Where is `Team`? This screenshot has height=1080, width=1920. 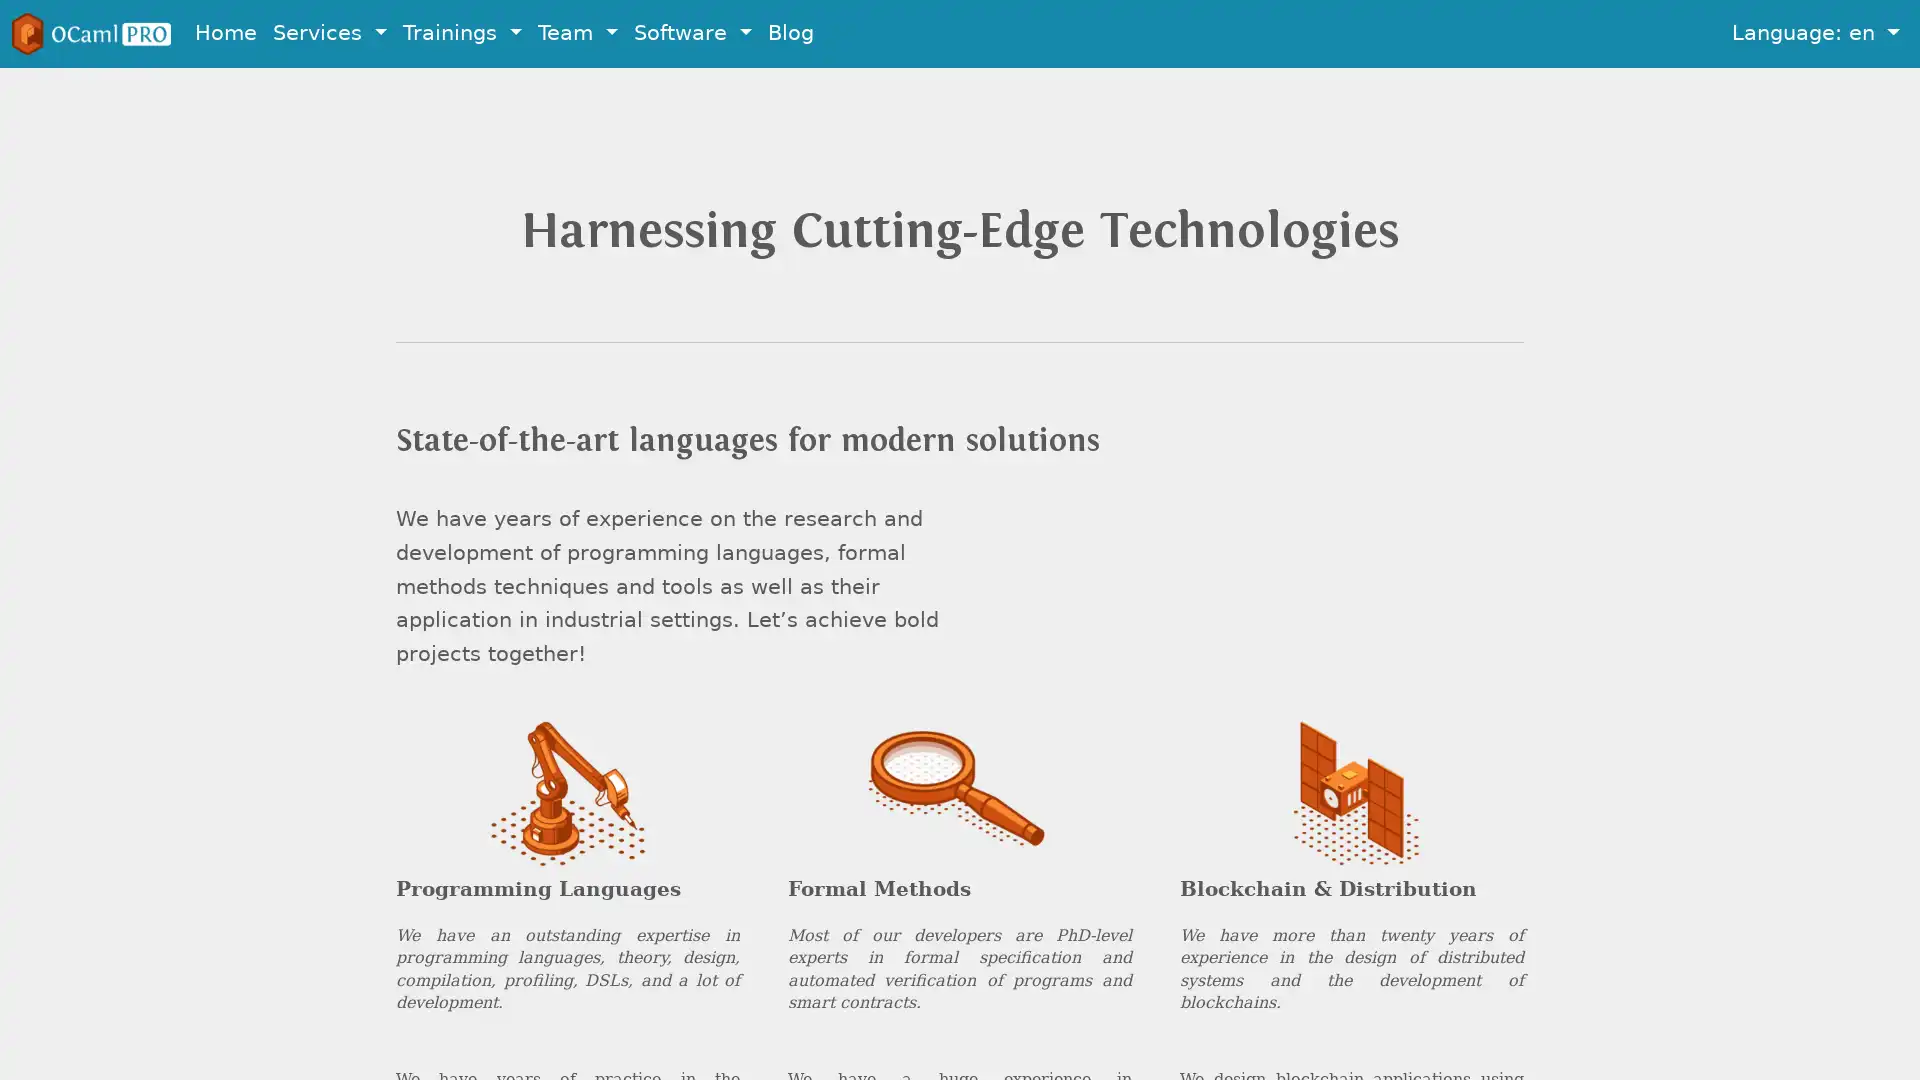 Team is located at coordinates (576, 33).